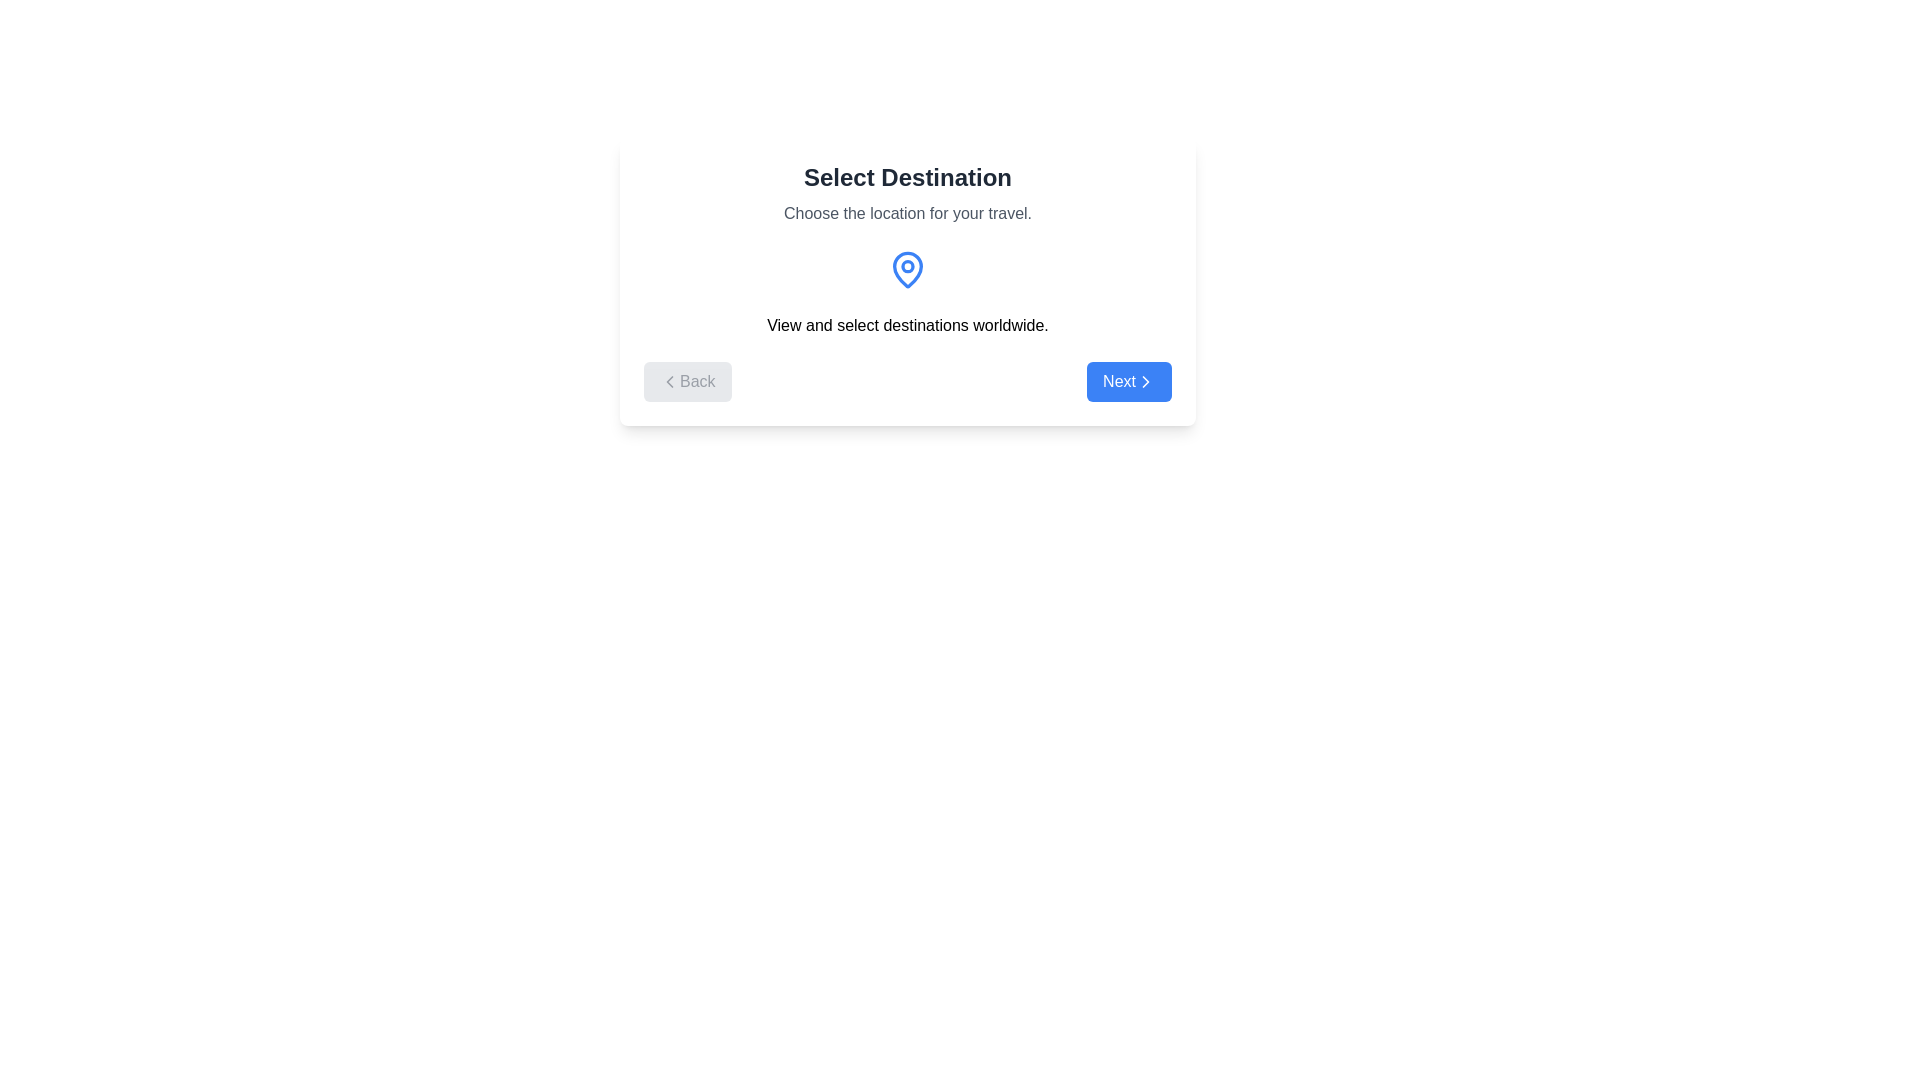  I want to click on the static text element that contains the message 'Choose the location for your travel.' which is positioned below the header 'Select Destination', so click(906, 213).